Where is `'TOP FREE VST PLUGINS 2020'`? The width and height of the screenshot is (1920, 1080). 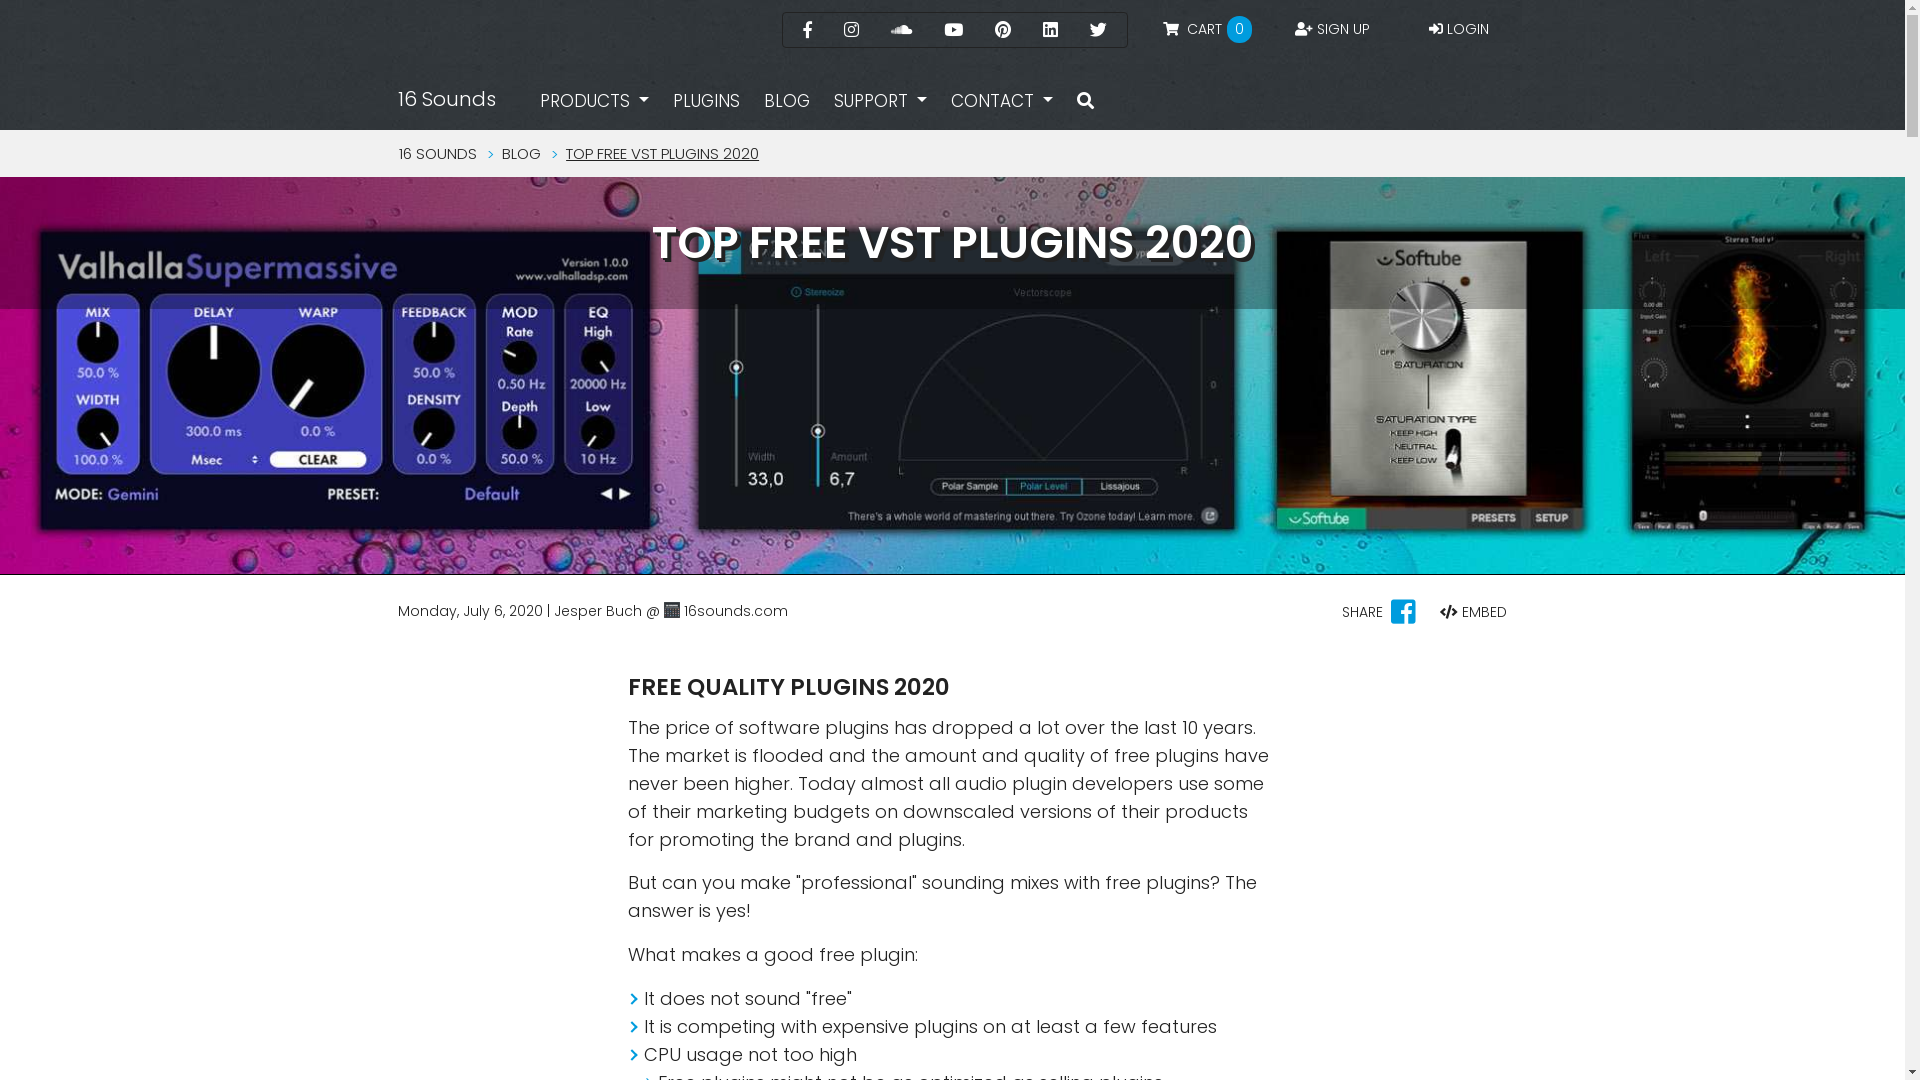
'TOP FREE VST PLUGINS 2020' is located at coordinates (662, 152).